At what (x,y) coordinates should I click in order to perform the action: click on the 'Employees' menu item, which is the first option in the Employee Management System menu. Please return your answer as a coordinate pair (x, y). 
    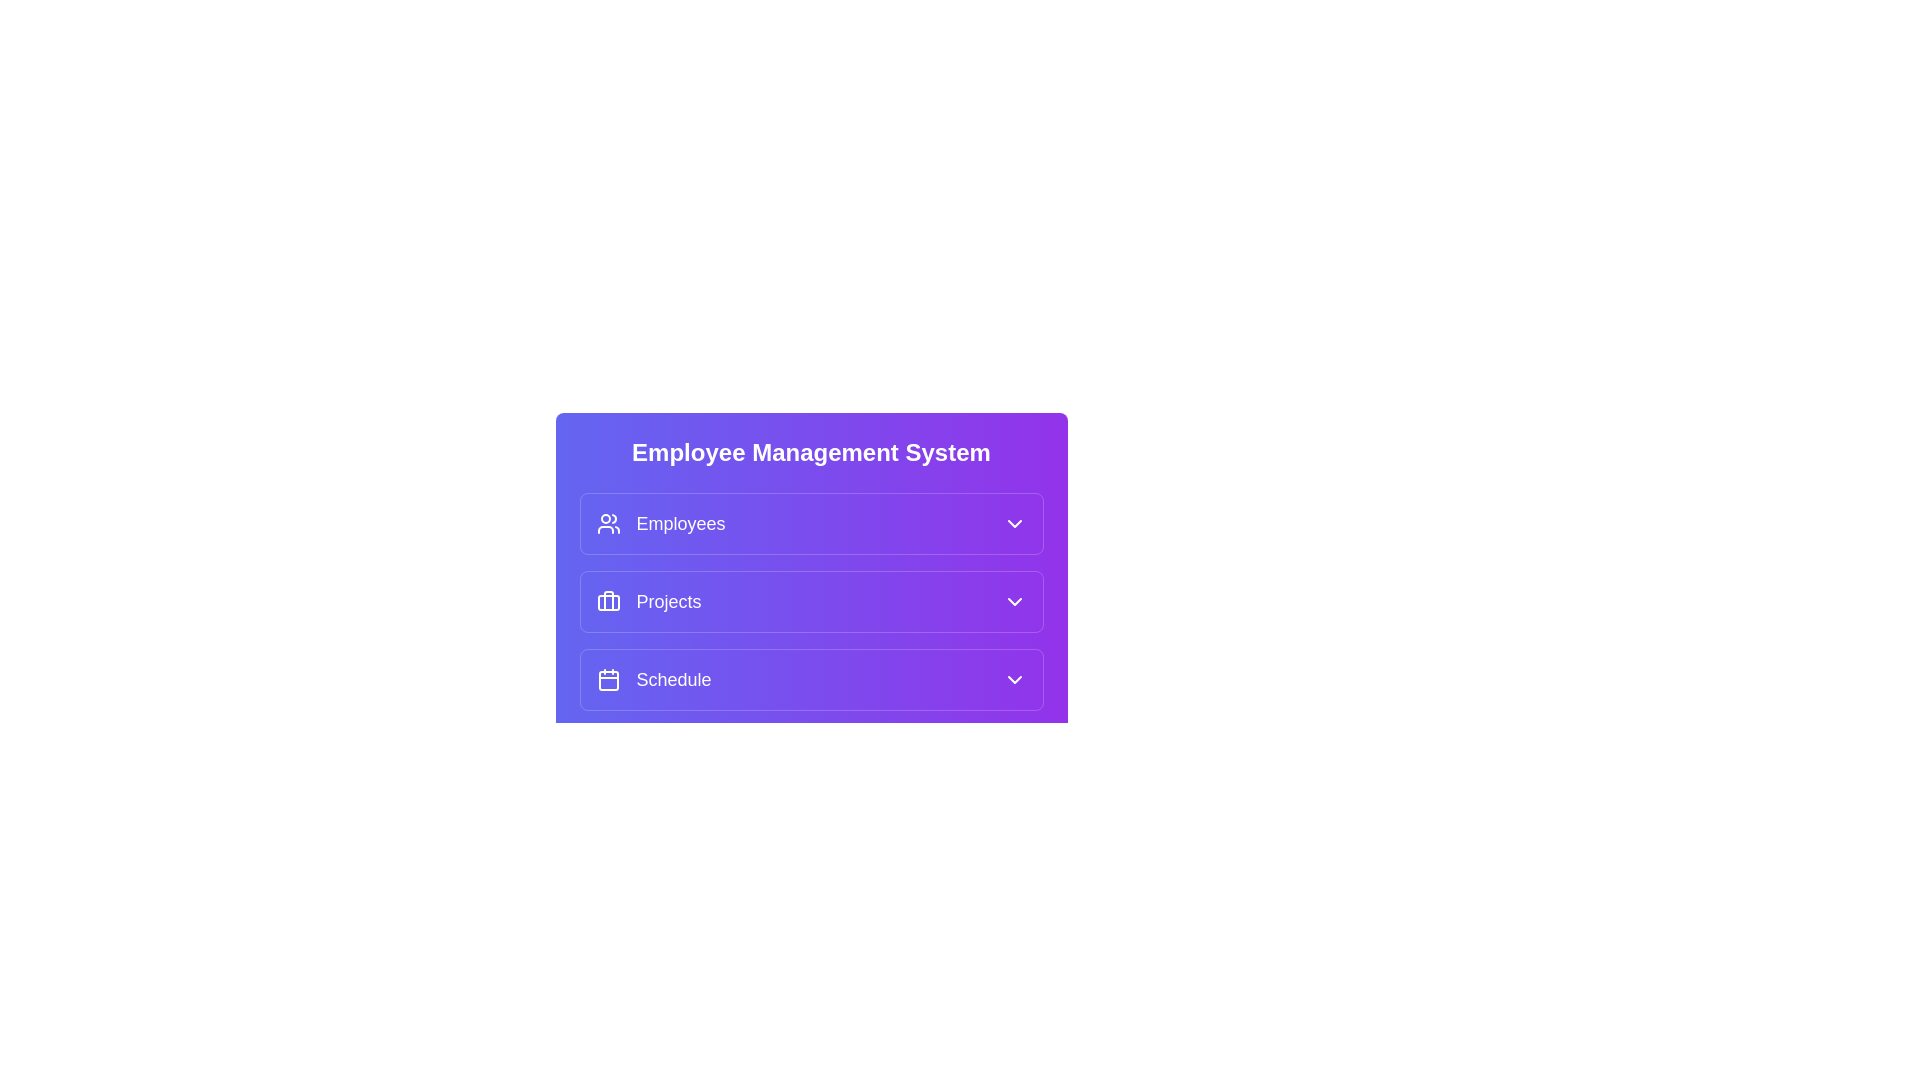
    Looking at the image, I should click on (811, 523).